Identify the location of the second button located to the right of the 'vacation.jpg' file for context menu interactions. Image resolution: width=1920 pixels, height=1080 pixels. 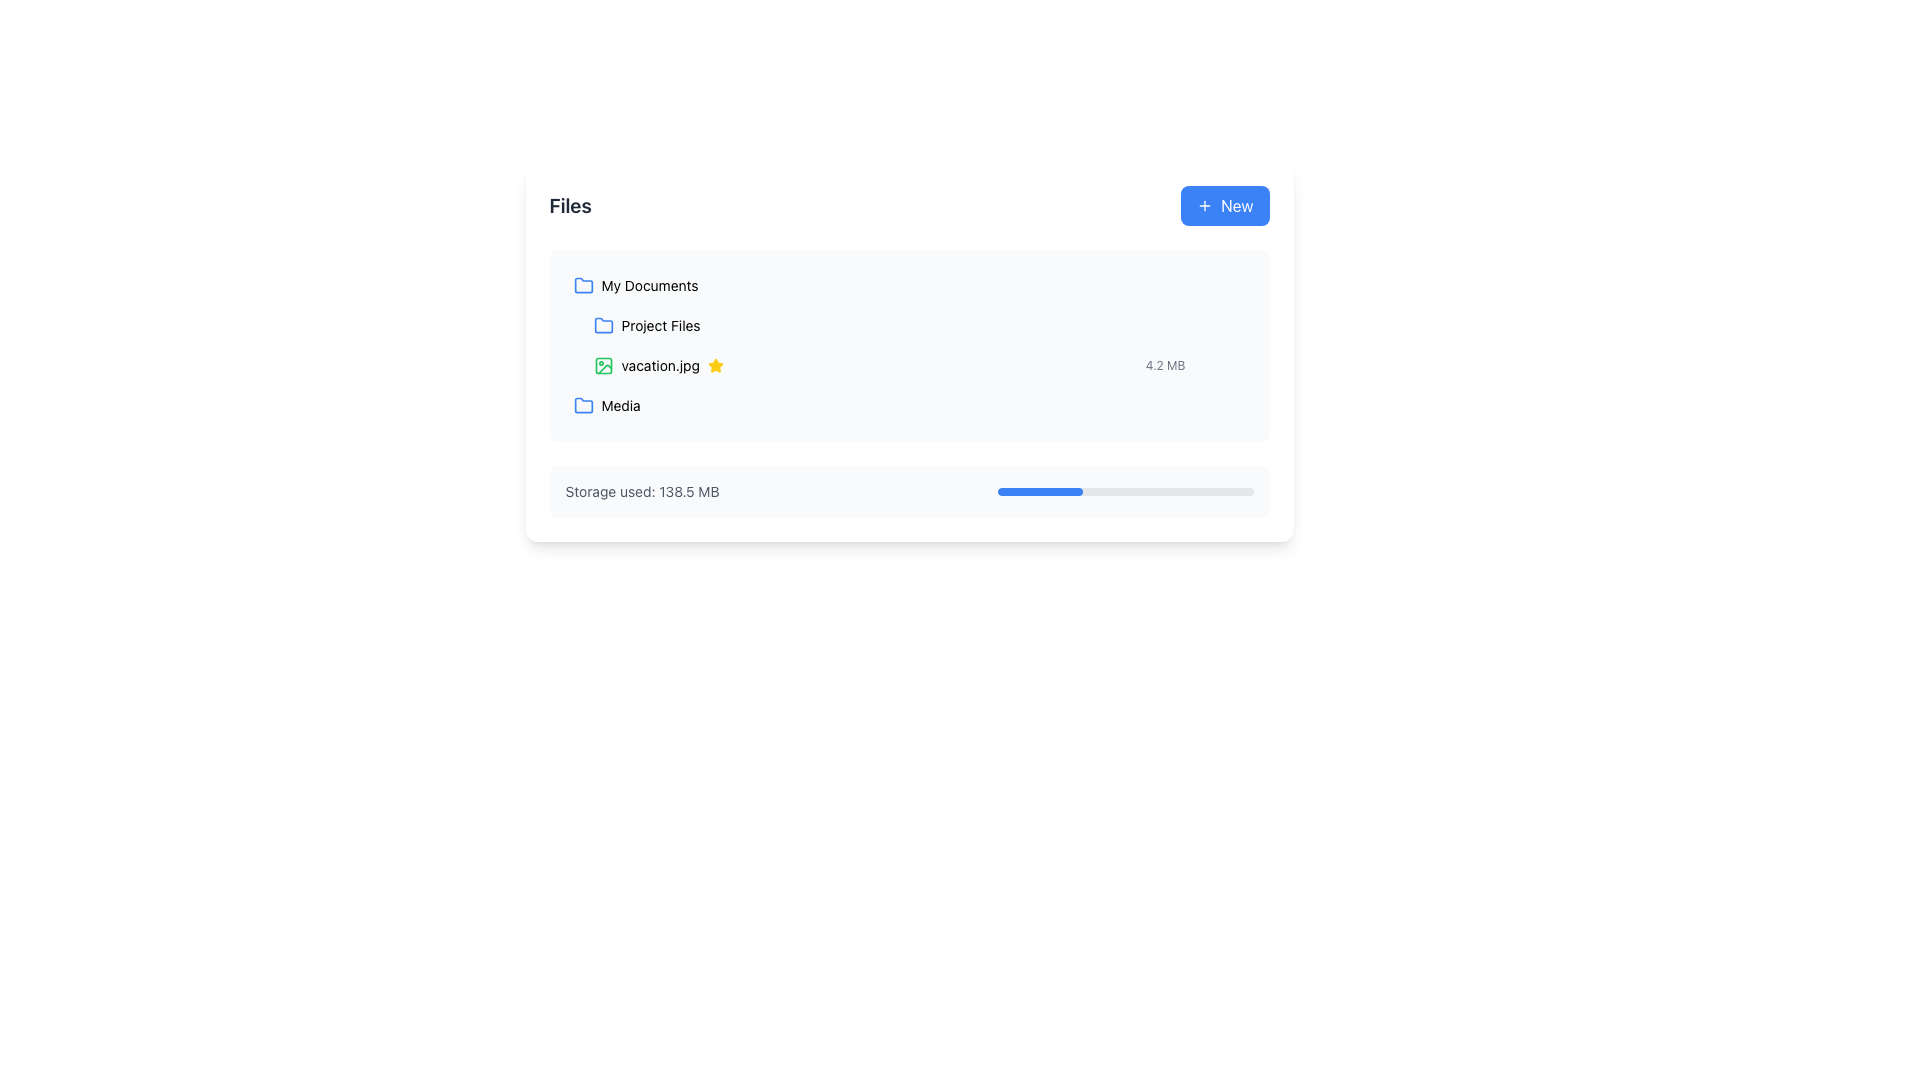
(1232, 366).